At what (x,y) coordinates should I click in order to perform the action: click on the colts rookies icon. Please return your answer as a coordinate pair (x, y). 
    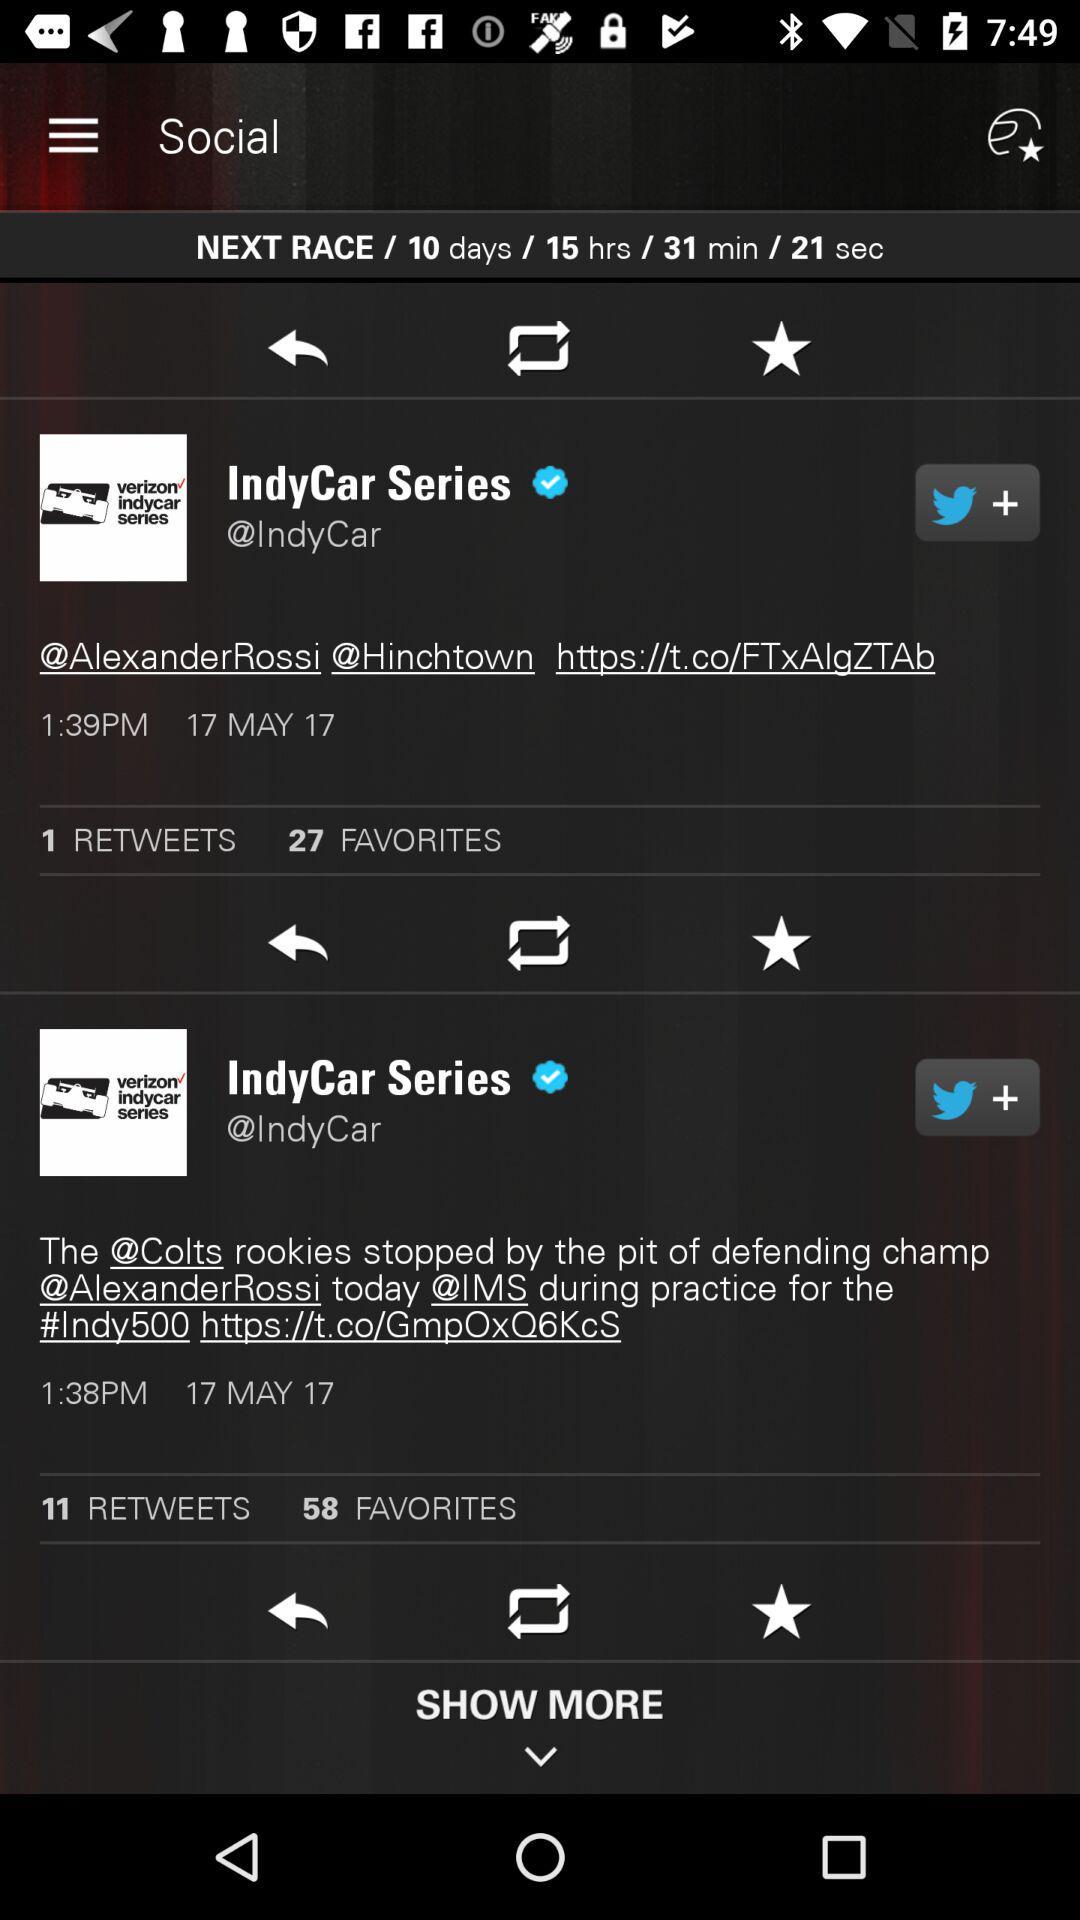
    Looking at the image, I should click on (540, 1287).